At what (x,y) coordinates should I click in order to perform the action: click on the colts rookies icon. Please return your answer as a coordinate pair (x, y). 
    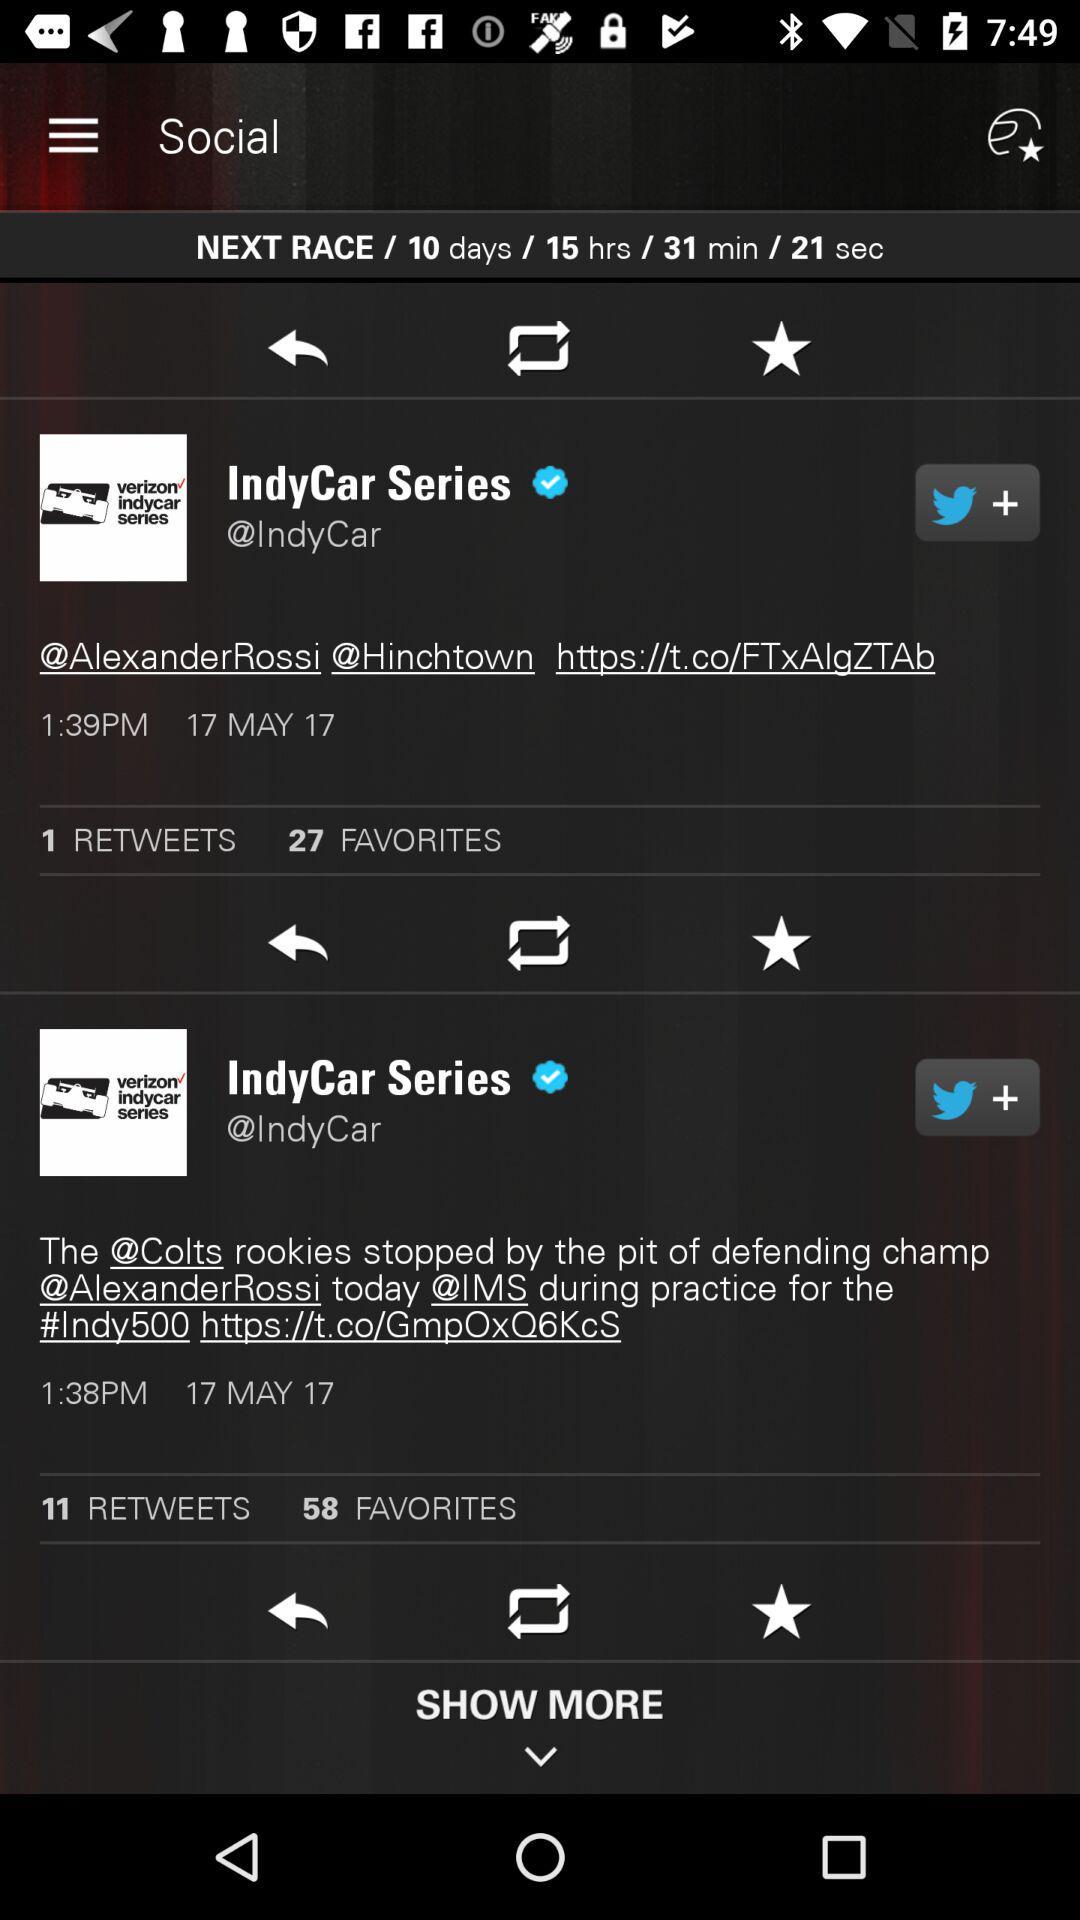
    Looking at the image, I should click on (540, 1287).